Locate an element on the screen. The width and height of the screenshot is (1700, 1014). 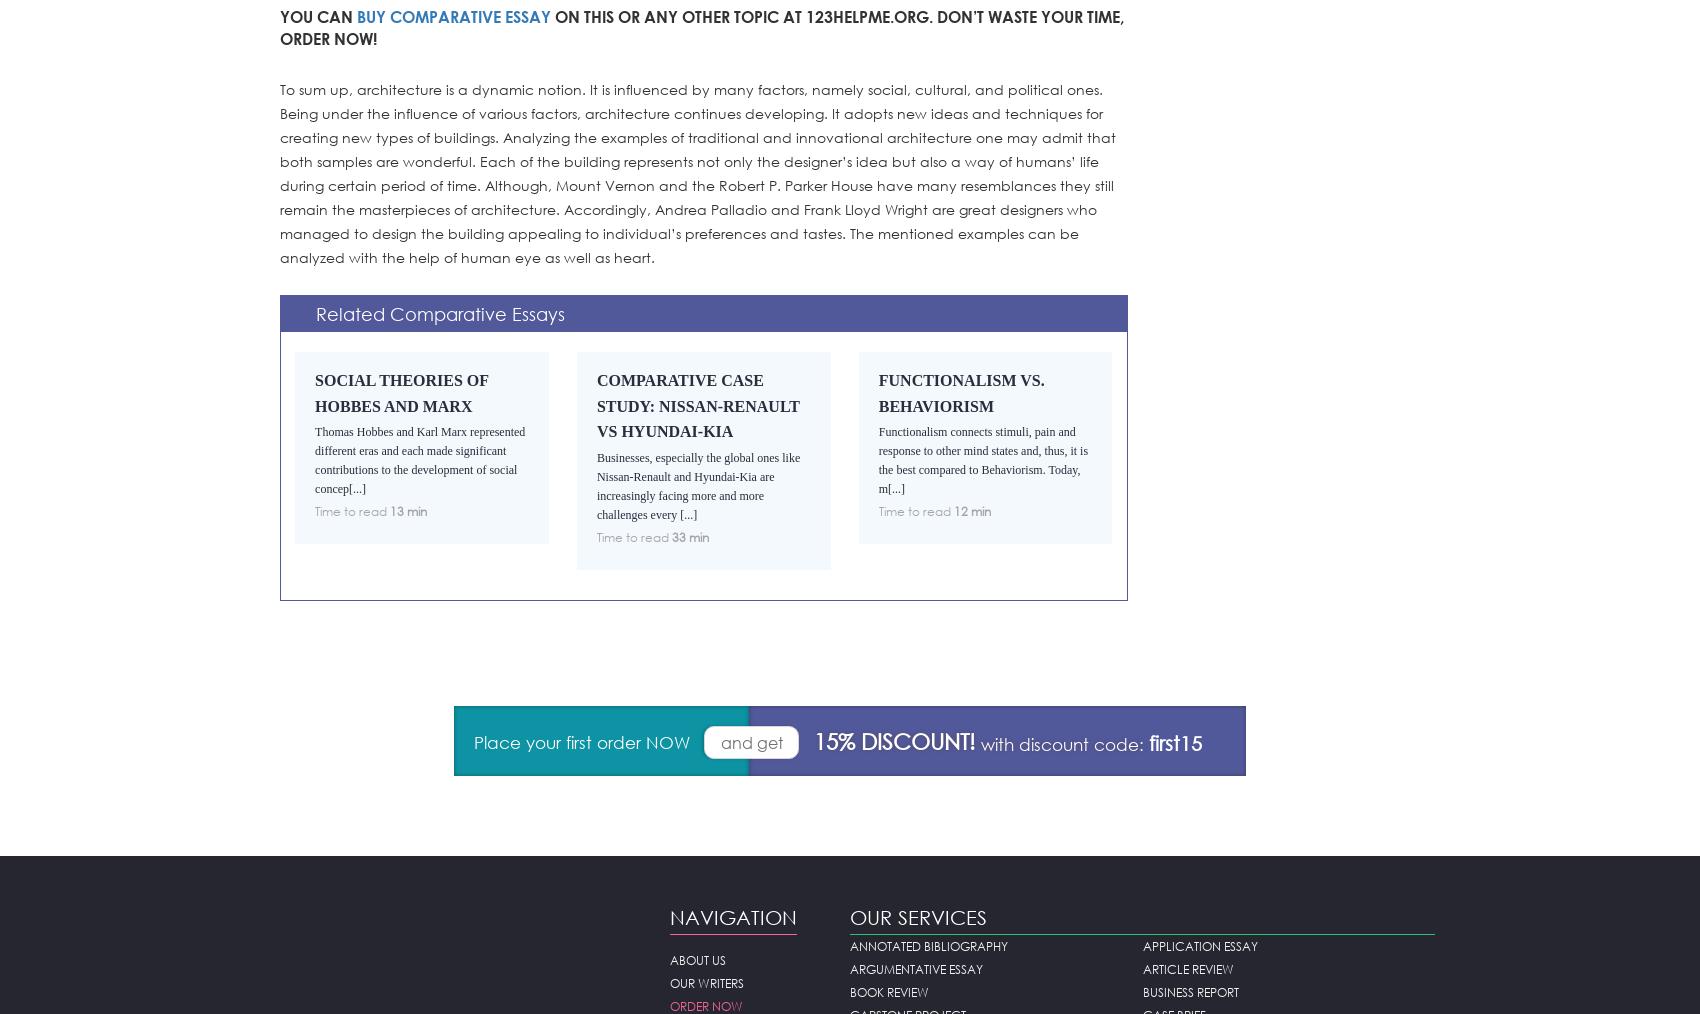
'on this or any other topic at 123HelpMe.org. Don’t waste your time, order now!' is located at coordinates (279, 26).